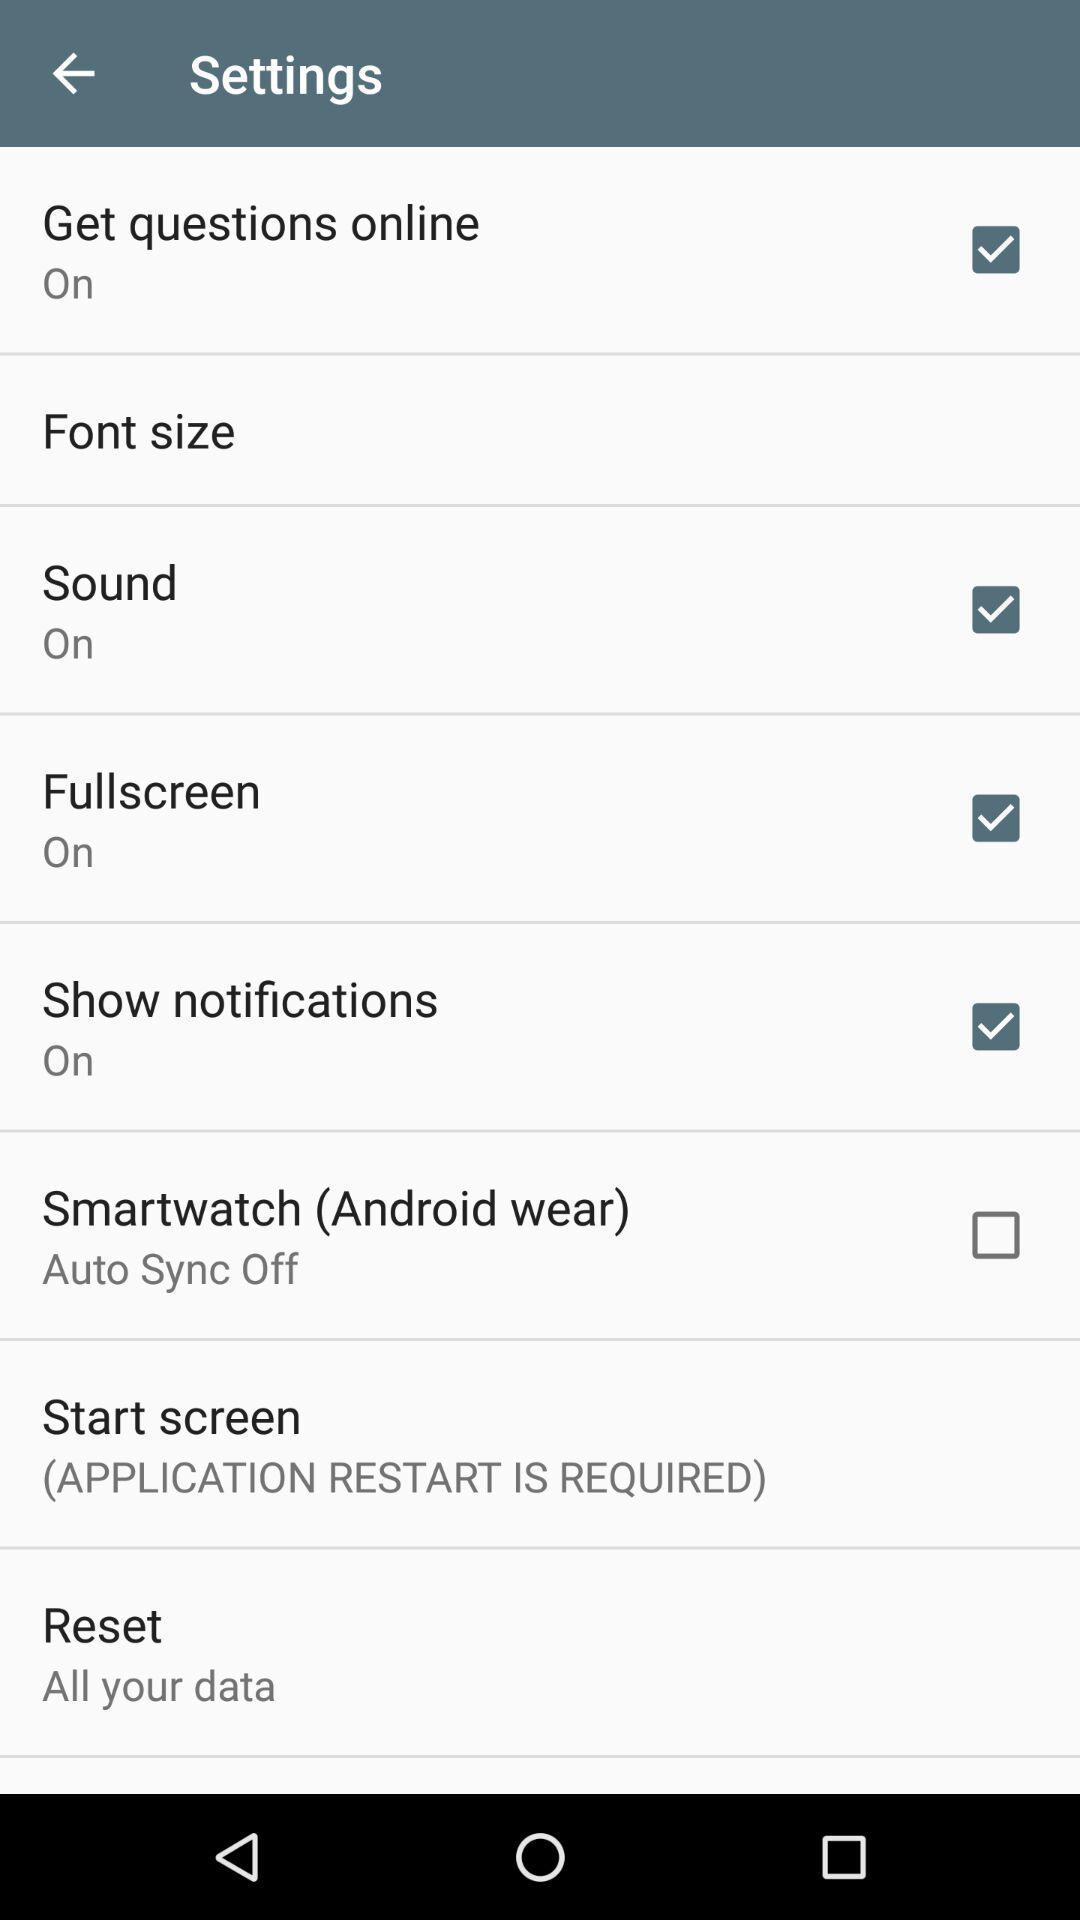 The height and width of the screenshot is (1920, 1080). Describe the element at coordinates (109, 580) in the screenshot. I see `sound icon` at that location.